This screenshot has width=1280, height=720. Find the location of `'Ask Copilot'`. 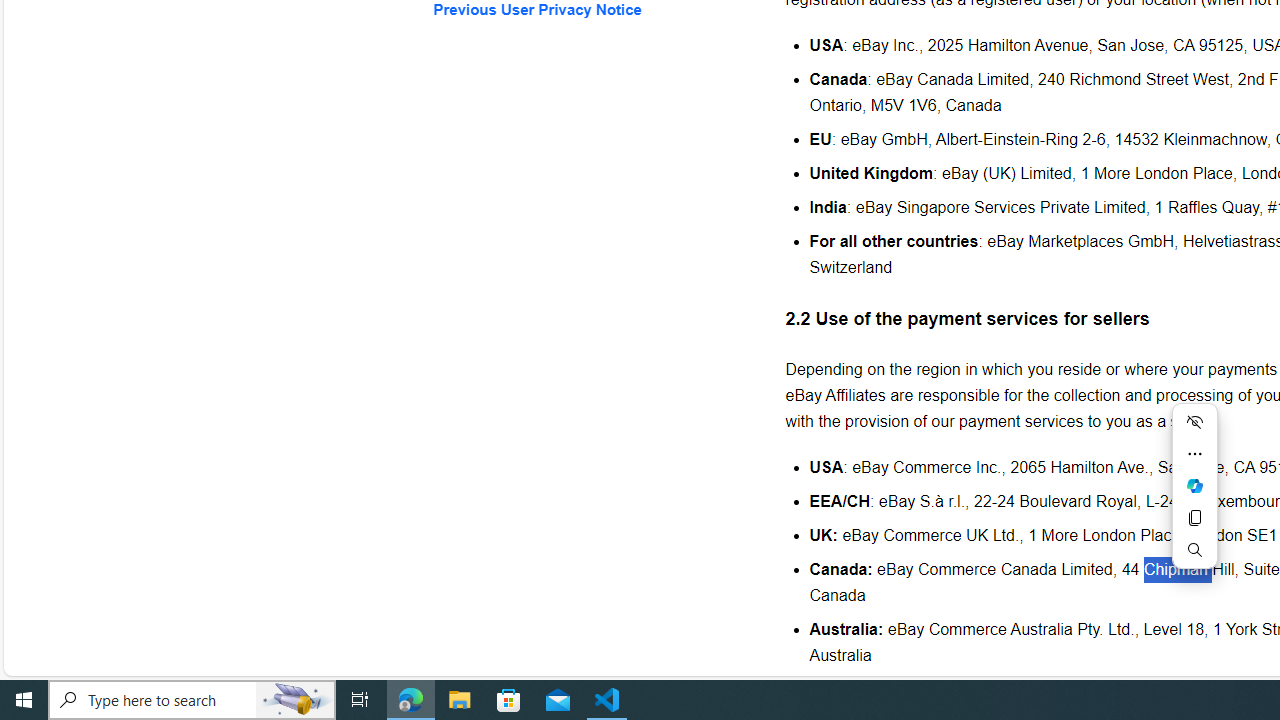

'Ask Copilot' is located at coordinates (1194, 486).